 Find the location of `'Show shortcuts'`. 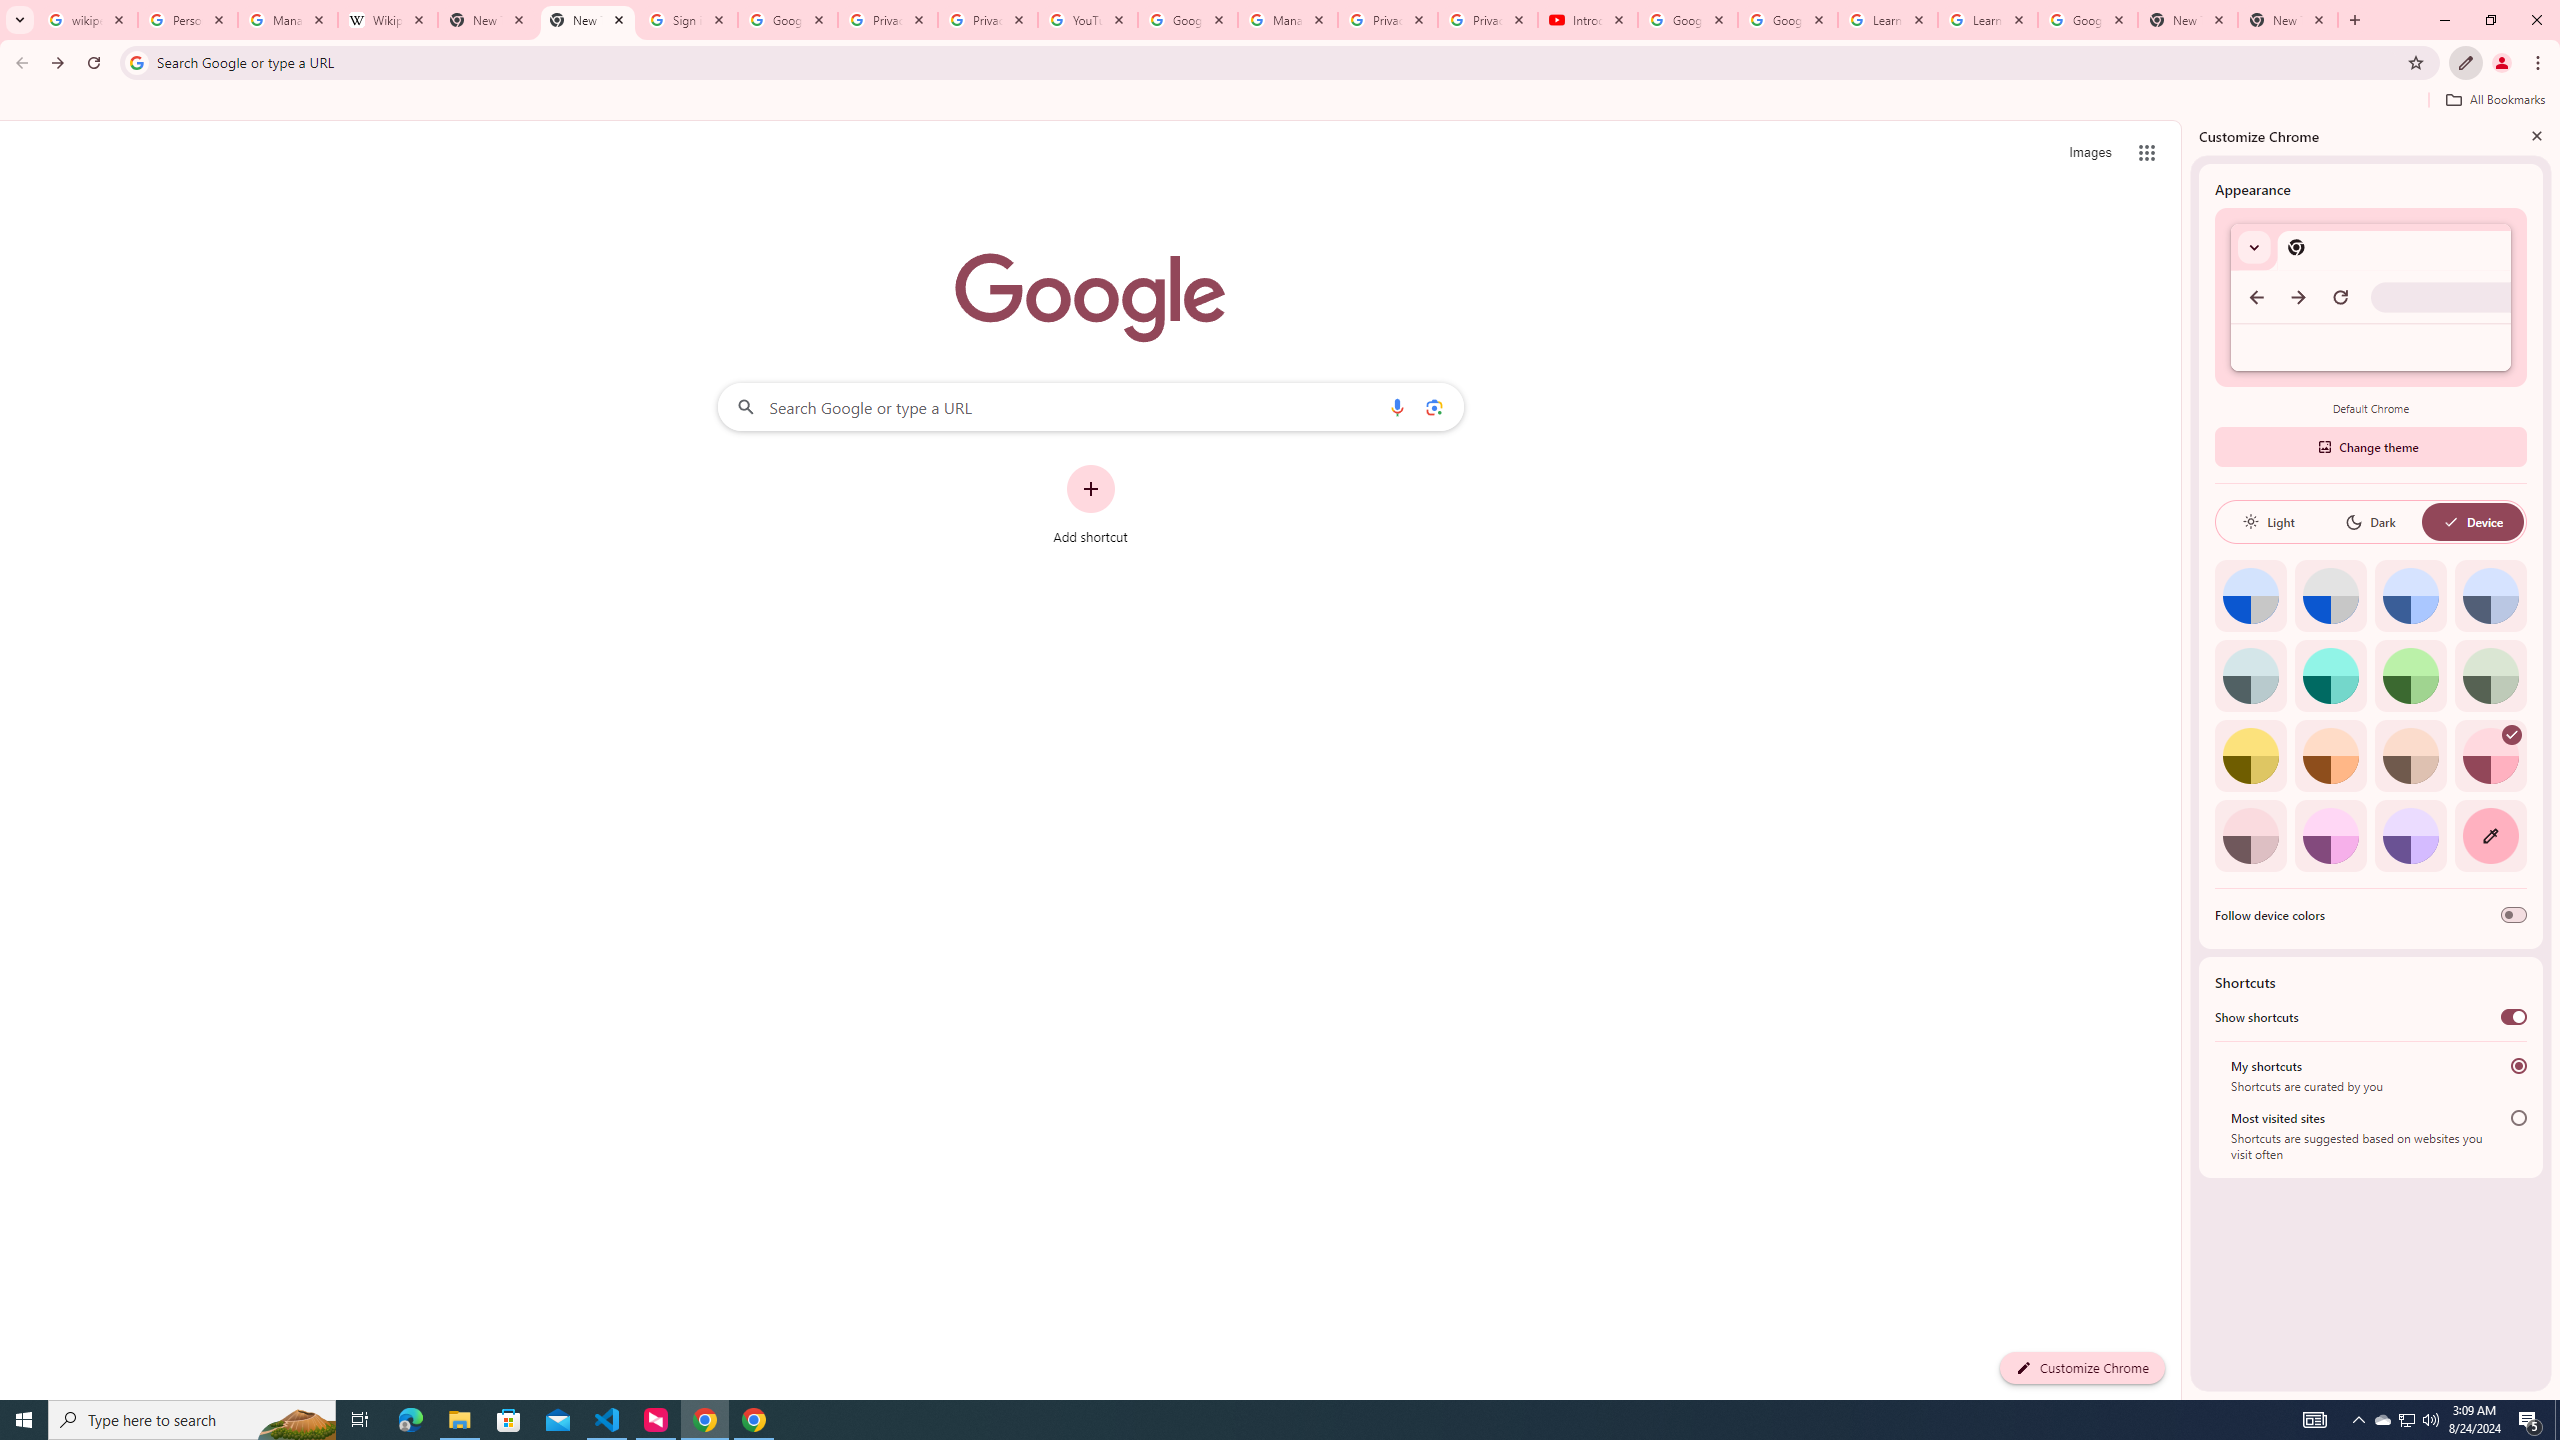

'Show shortcuts' is located at coordinates (2512, 1016).